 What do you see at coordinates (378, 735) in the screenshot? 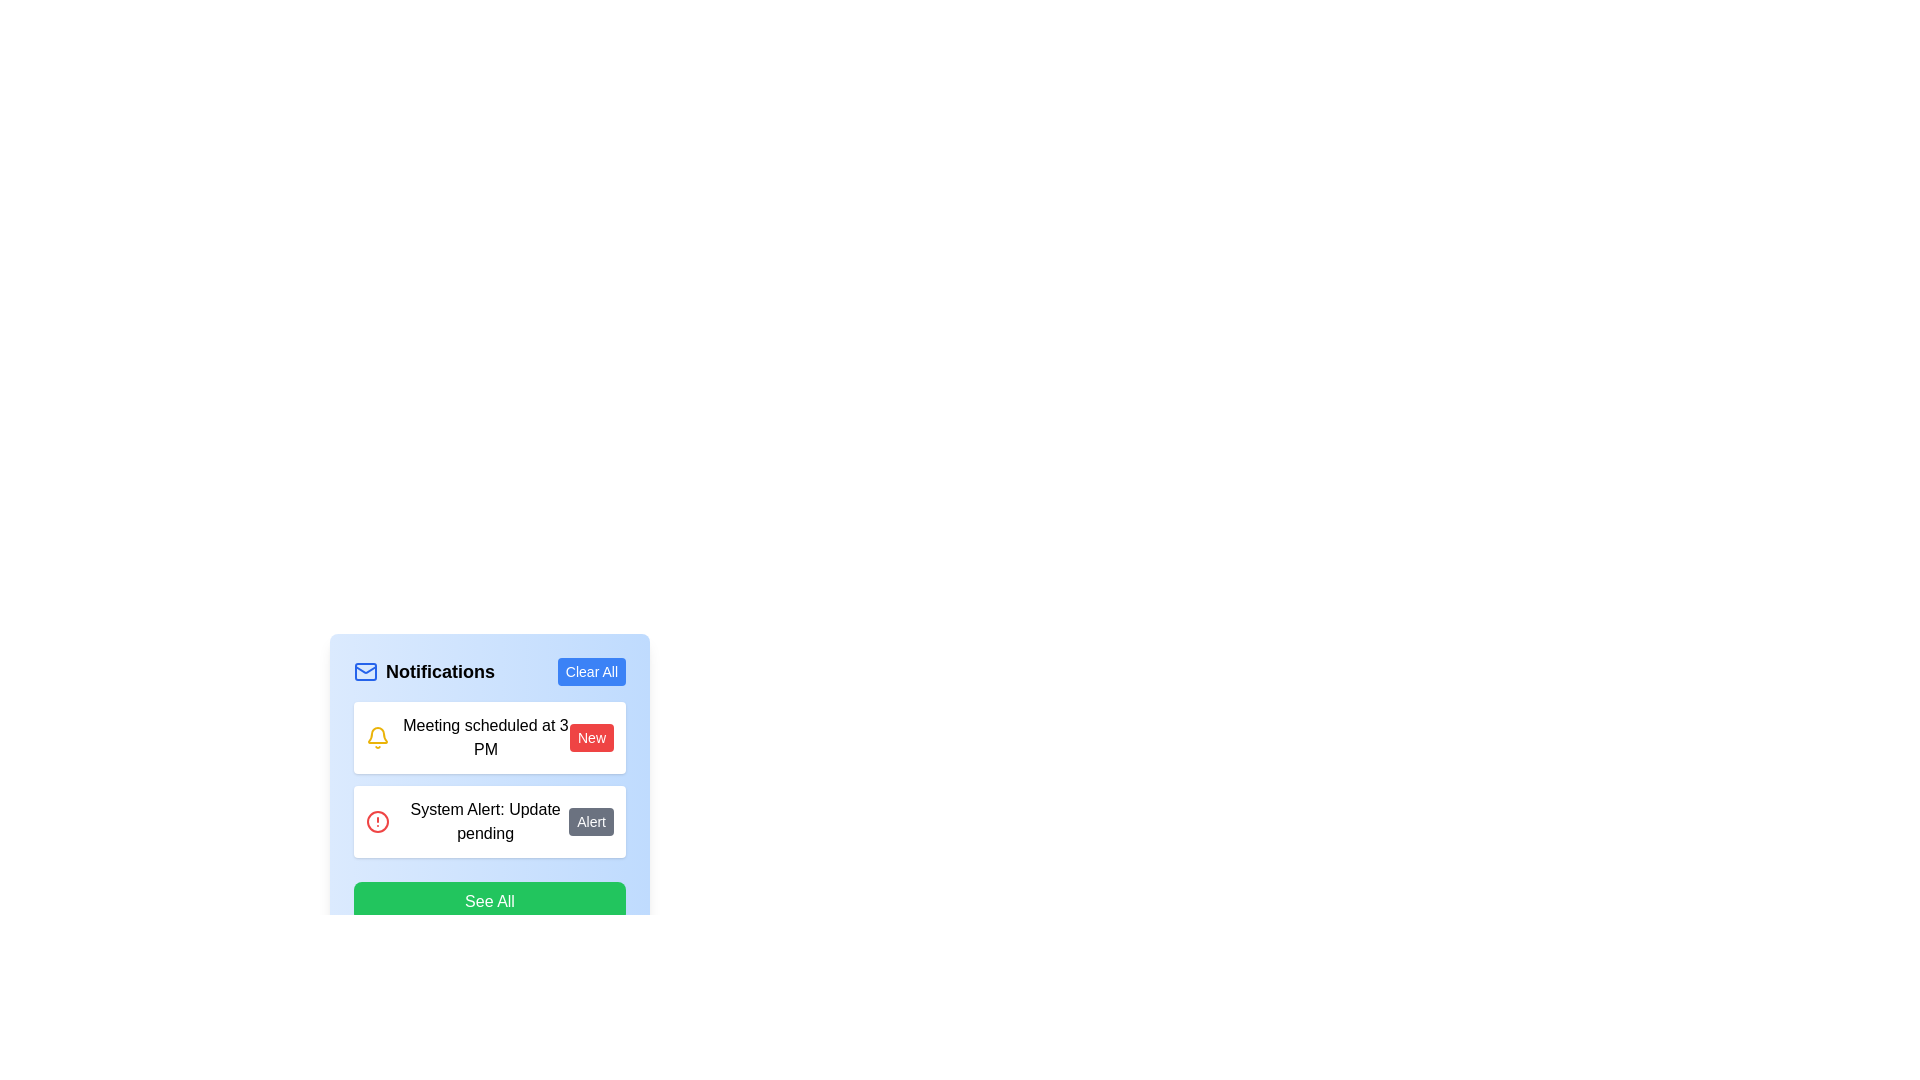
I see `the upper outline of the bell-shaped alert icon to explore the context menu` at bounding box center [378, 735].